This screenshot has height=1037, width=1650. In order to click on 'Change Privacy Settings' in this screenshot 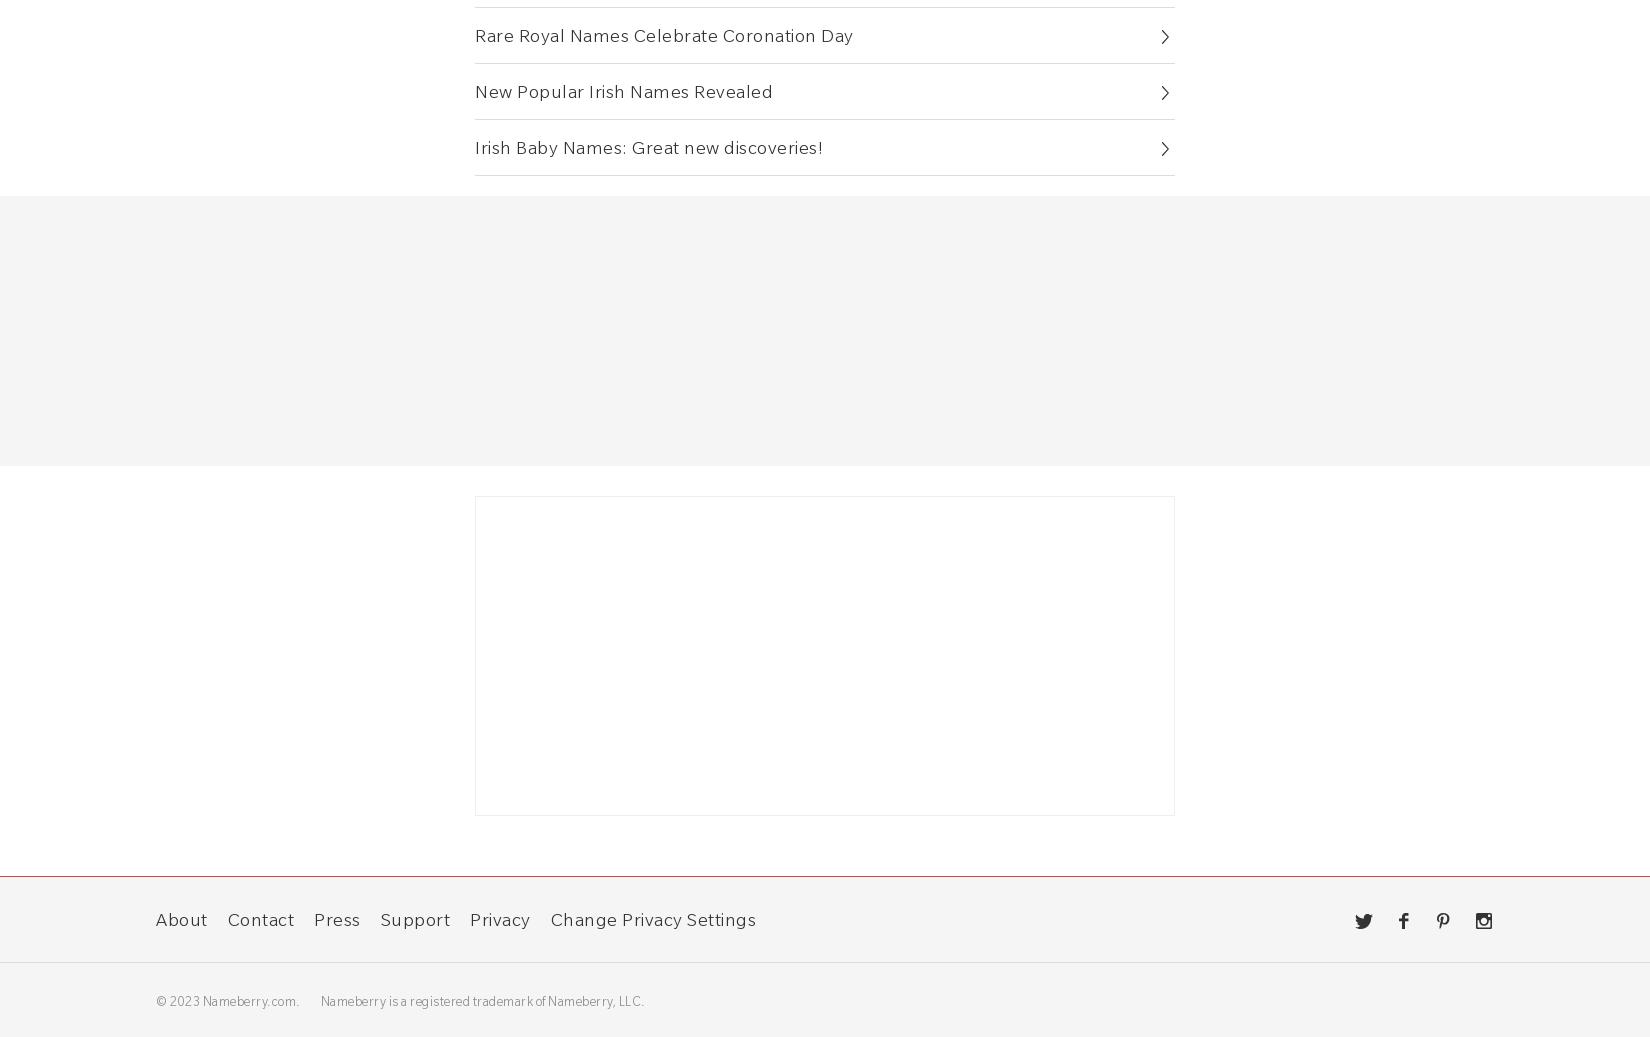, I will do `click(652, 918)`.